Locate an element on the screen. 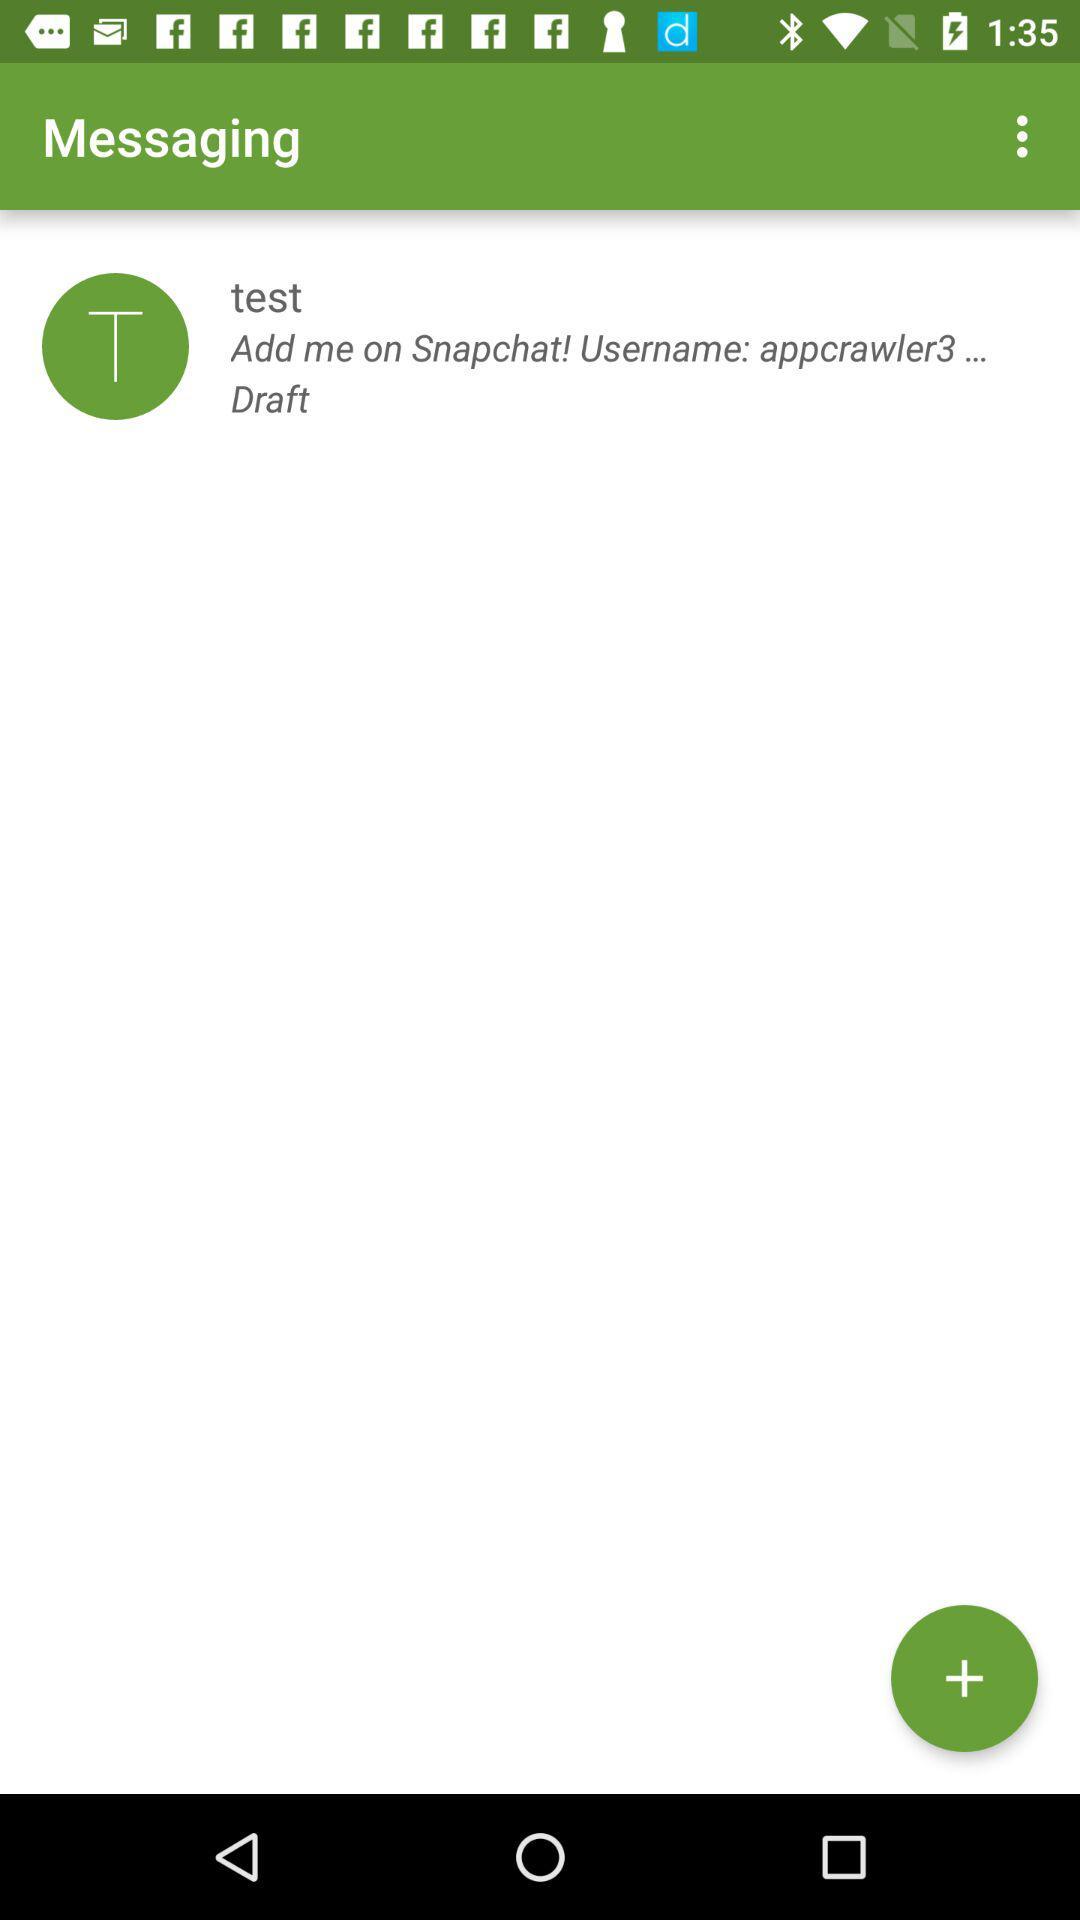 The image size is (1080, 1920). the icon to the left of the test is located at coordinates (115, 346).